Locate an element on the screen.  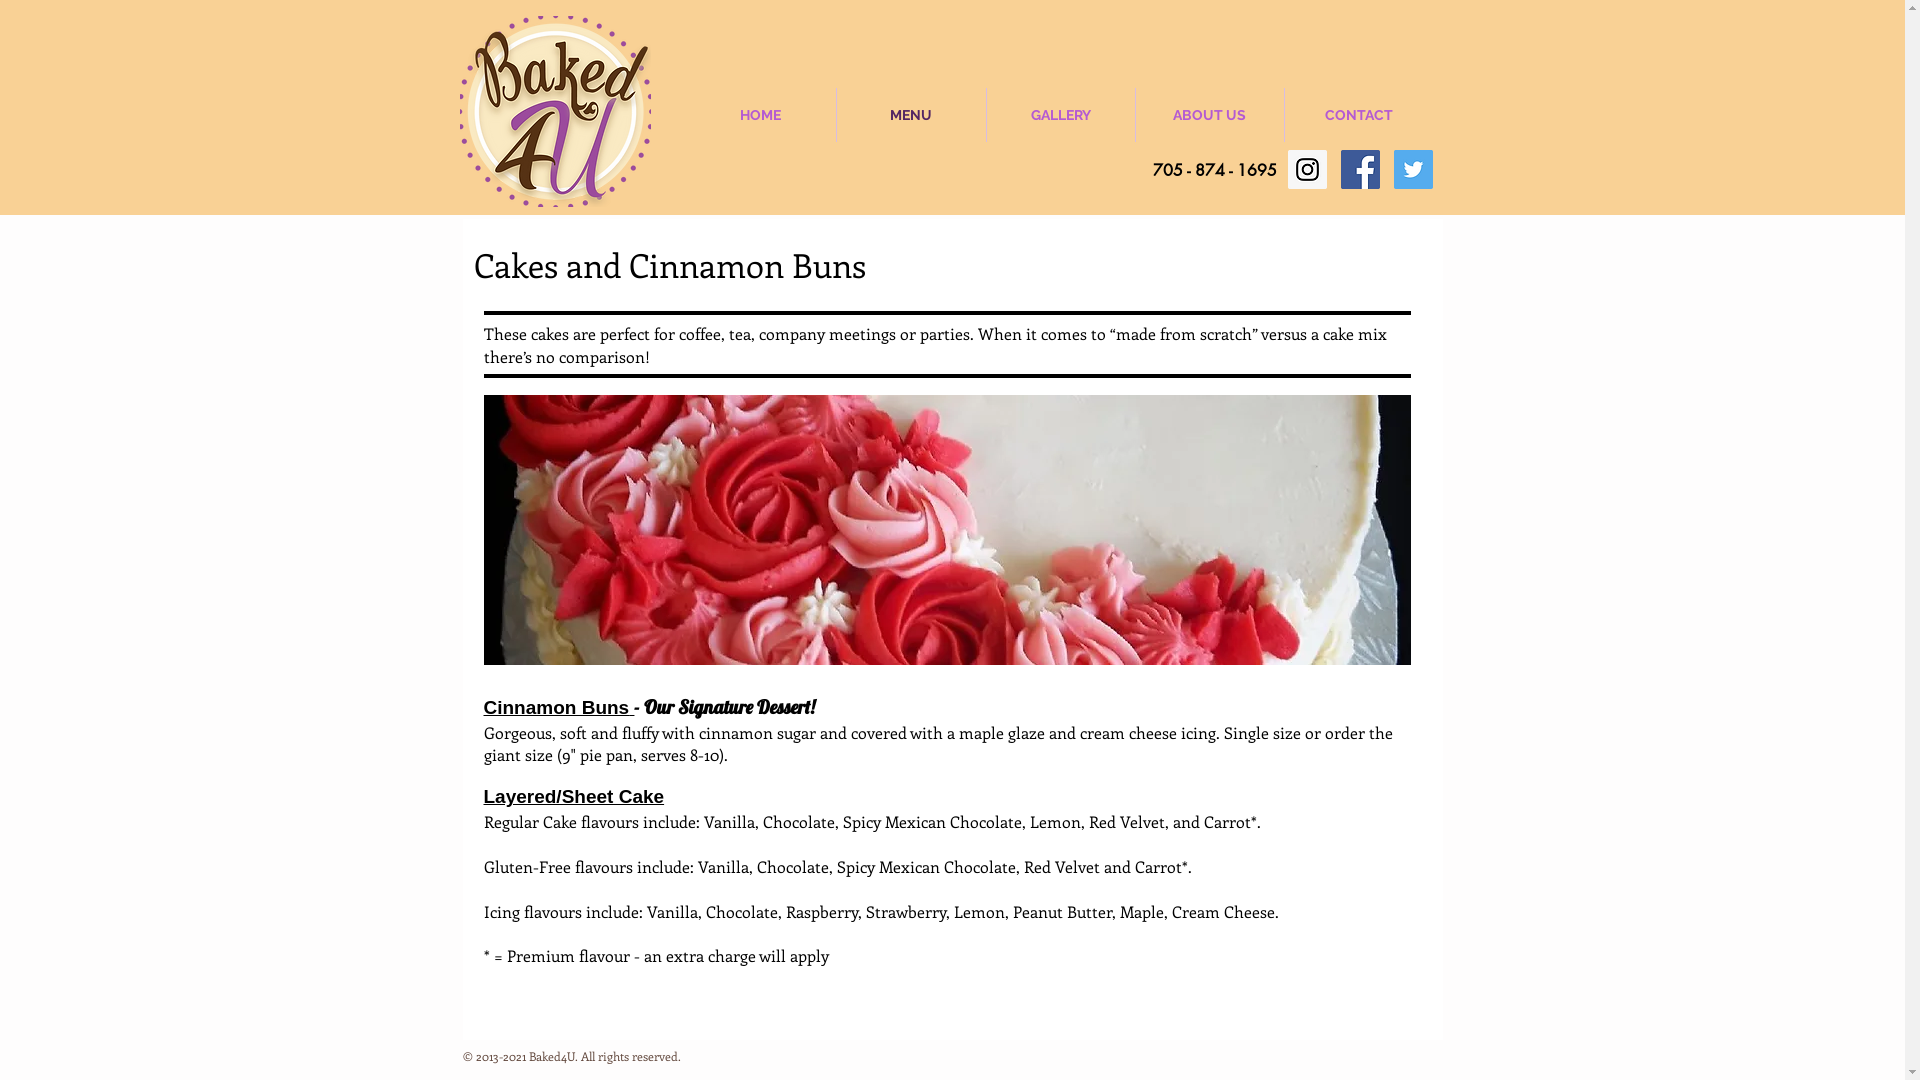
'ABOUT US' is located at coordinates (1136, 115).